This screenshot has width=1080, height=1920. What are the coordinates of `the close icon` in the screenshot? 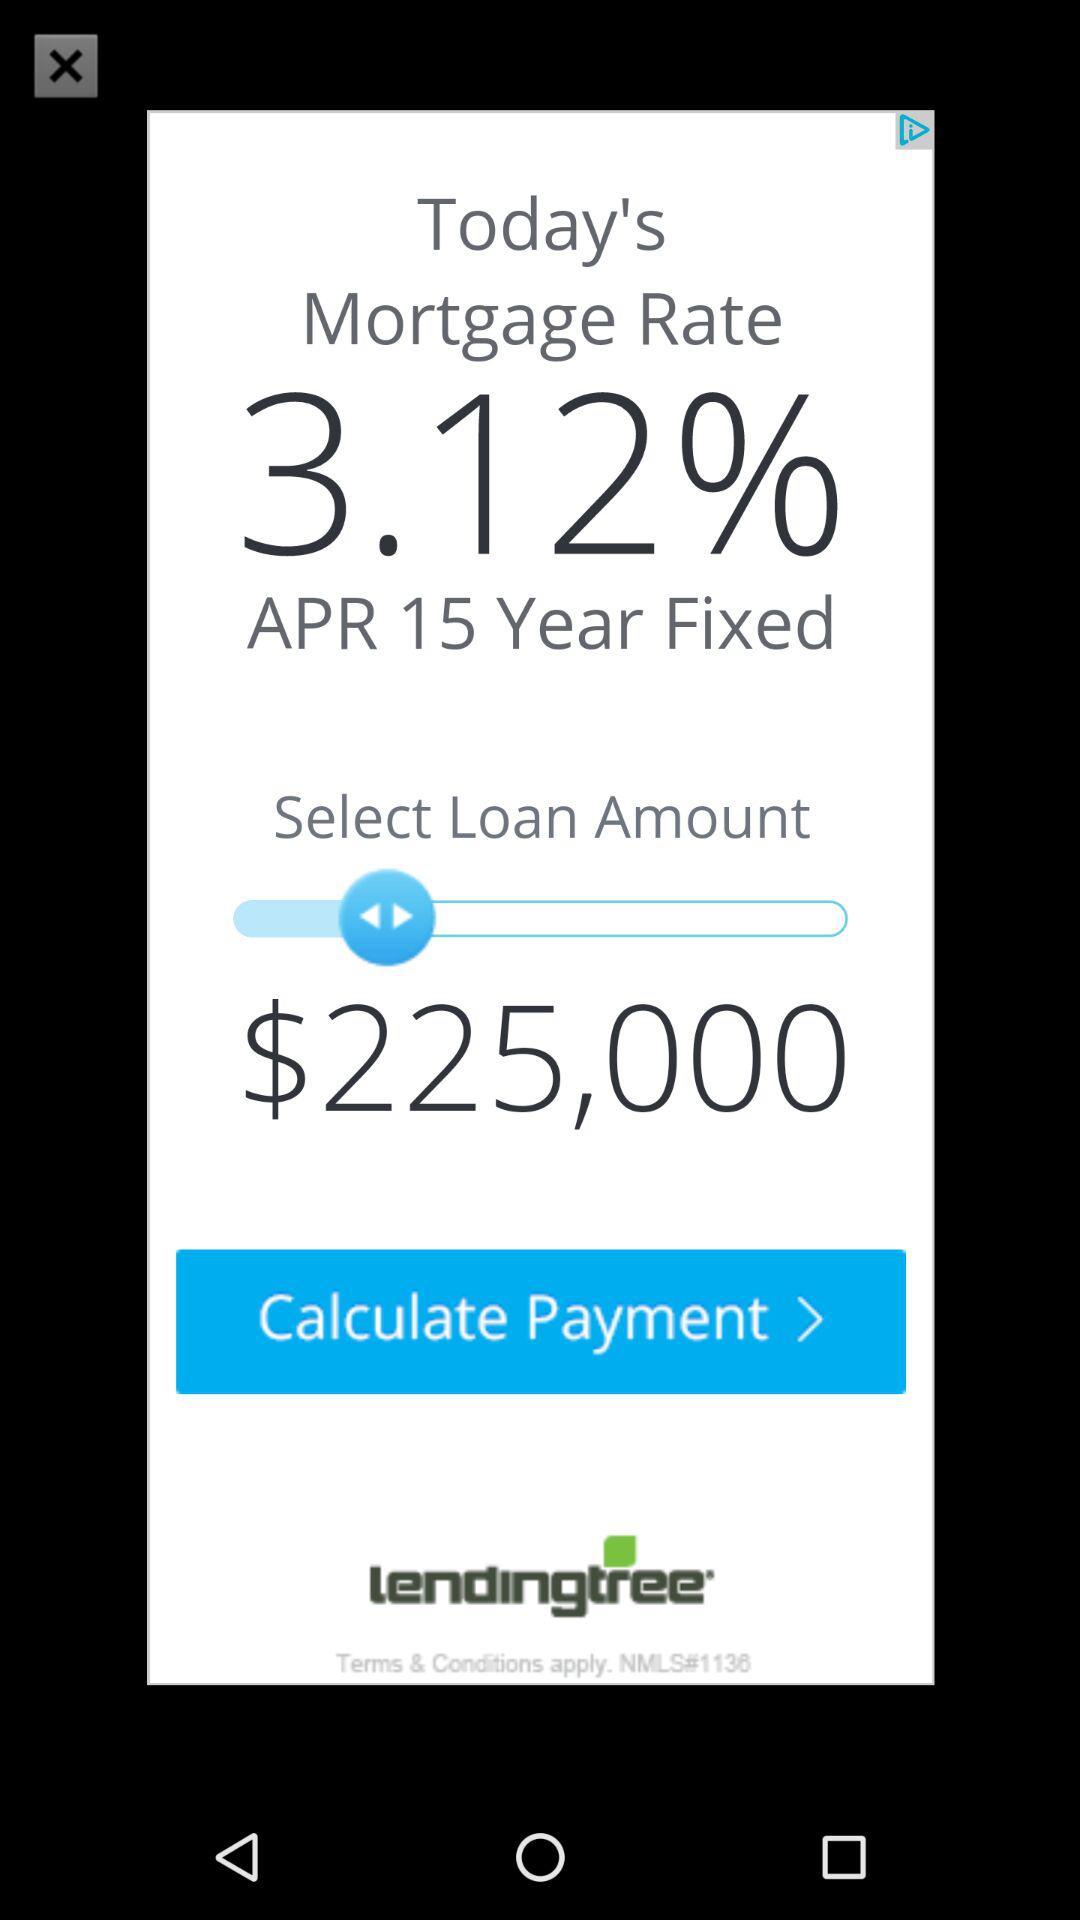 It's located at (64, 70).